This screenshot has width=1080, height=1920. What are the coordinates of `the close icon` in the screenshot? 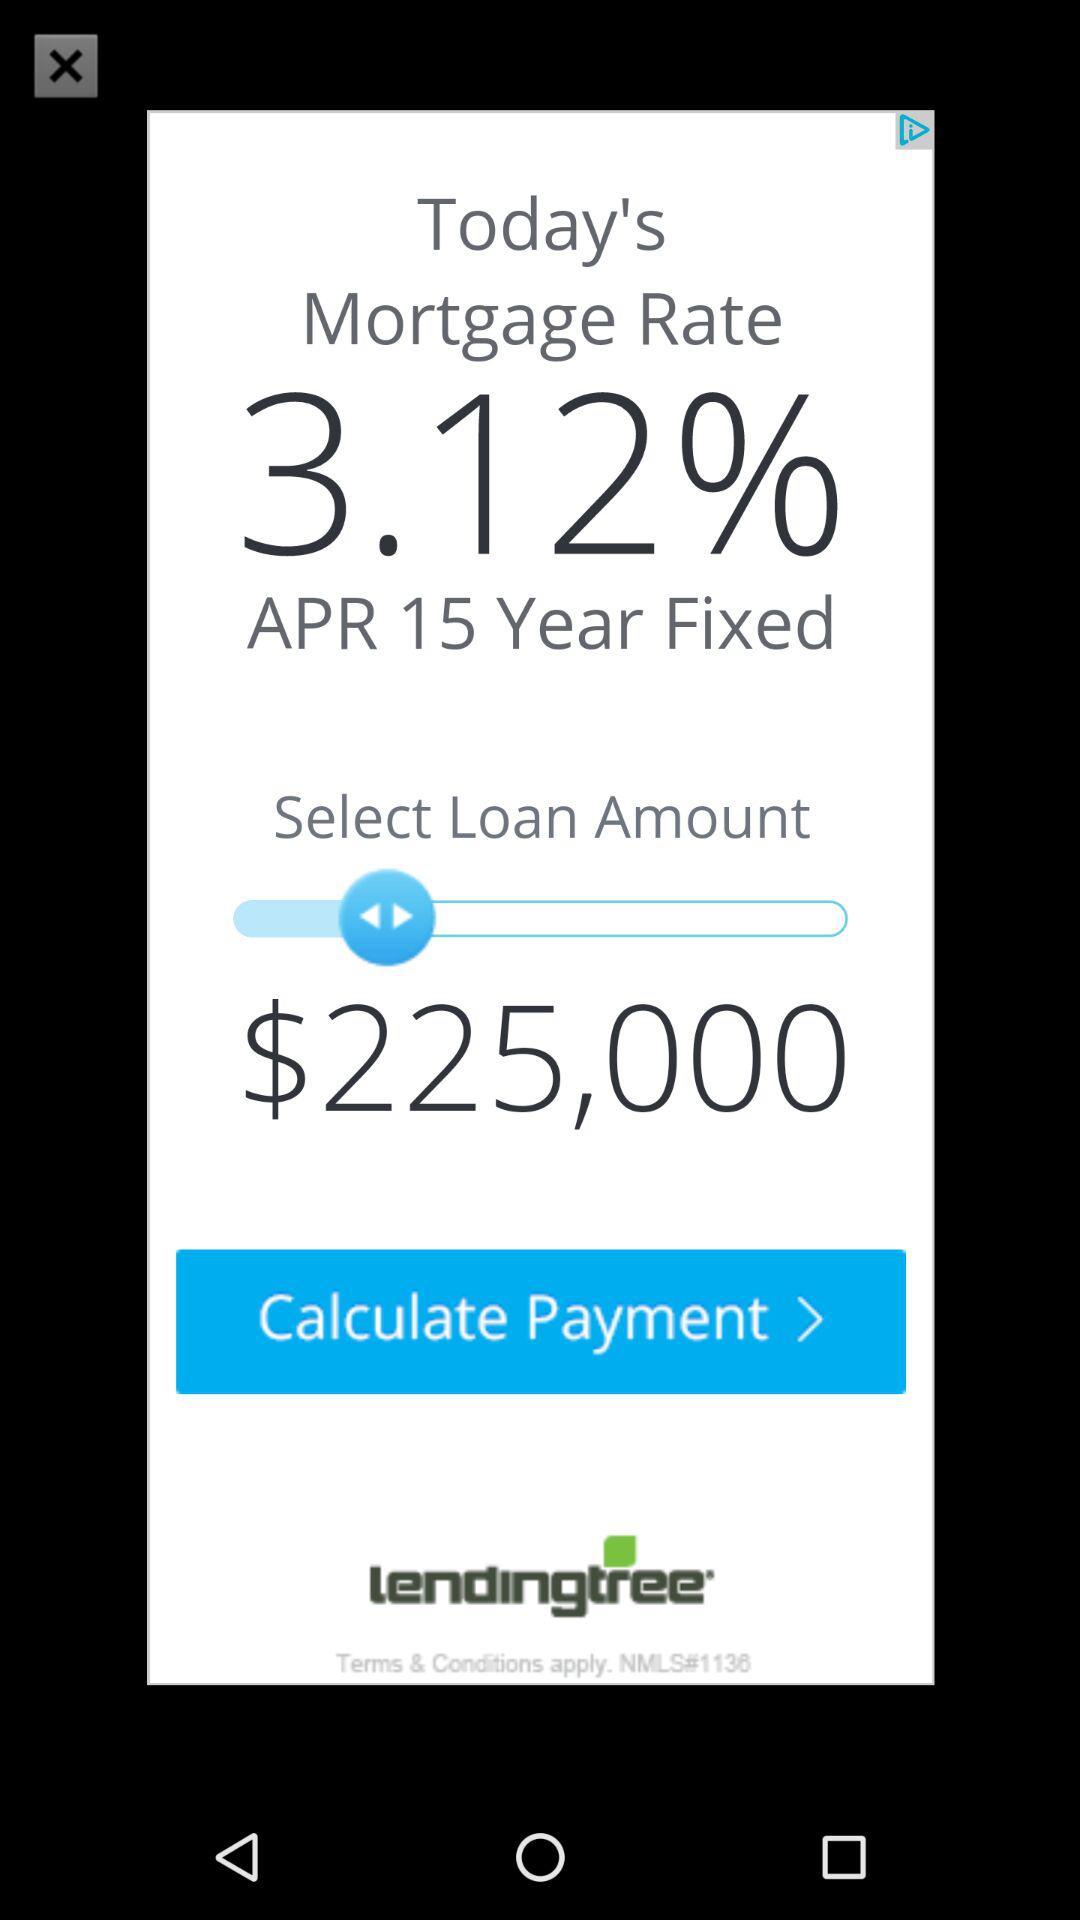 It's located at (64, 70).